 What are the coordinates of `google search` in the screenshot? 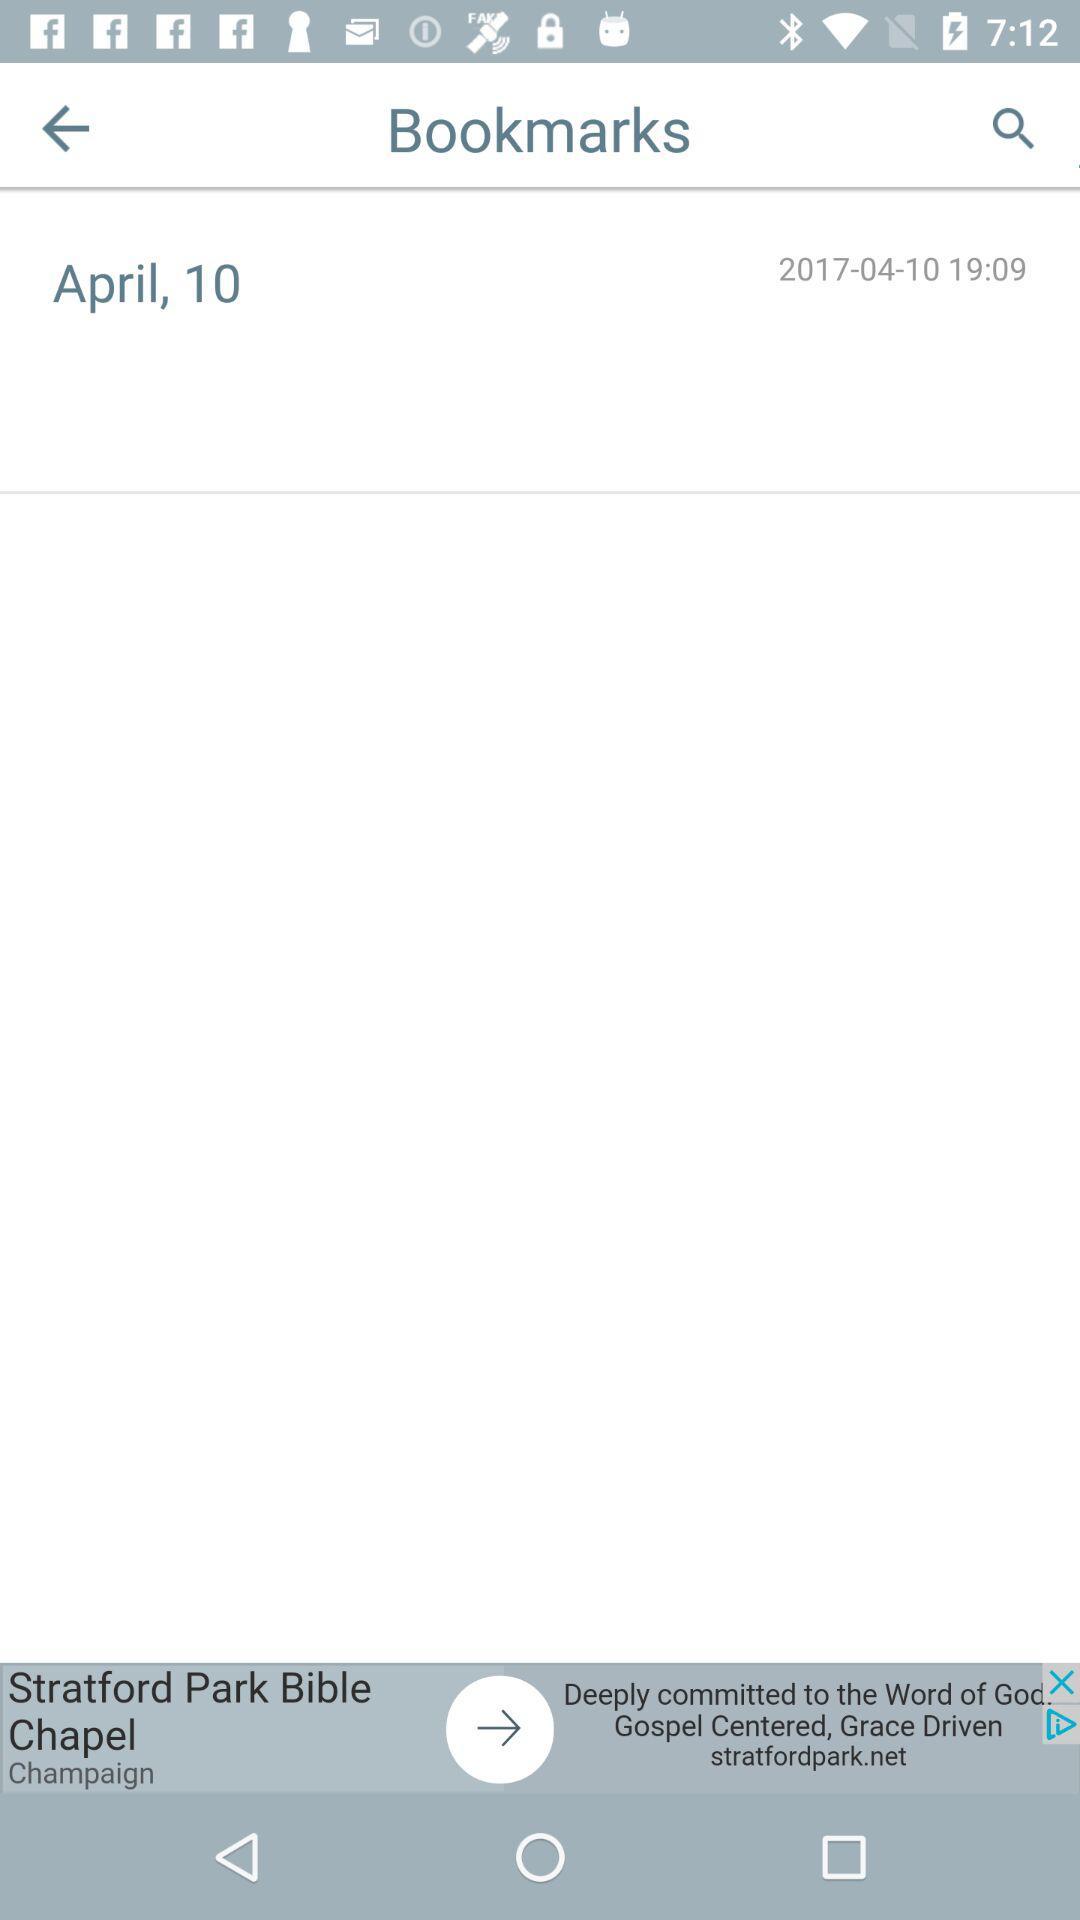 It's located at (1013, 127).